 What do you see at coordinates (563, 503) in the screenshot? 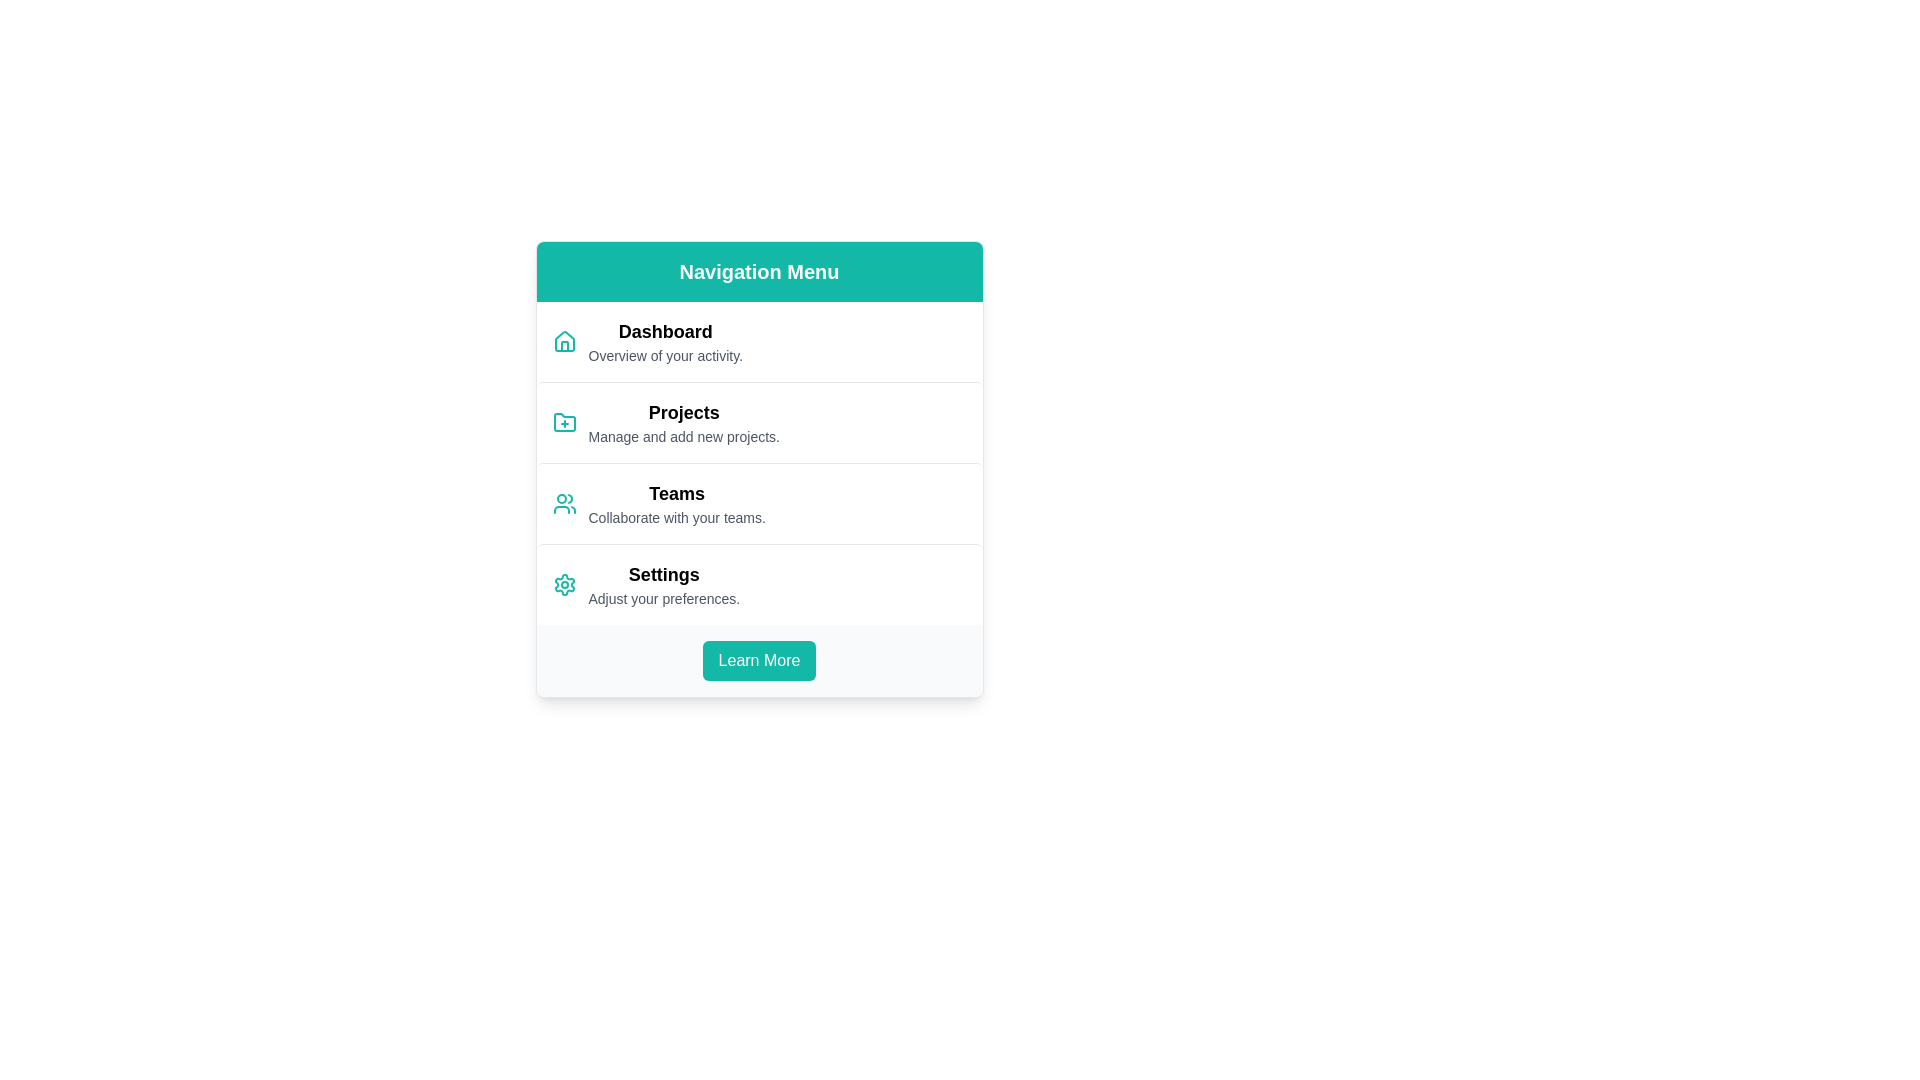
I see `the teal 'Teams' icon representing the 'Teams' section in the navigation menu` at bounding box center [563, 503].